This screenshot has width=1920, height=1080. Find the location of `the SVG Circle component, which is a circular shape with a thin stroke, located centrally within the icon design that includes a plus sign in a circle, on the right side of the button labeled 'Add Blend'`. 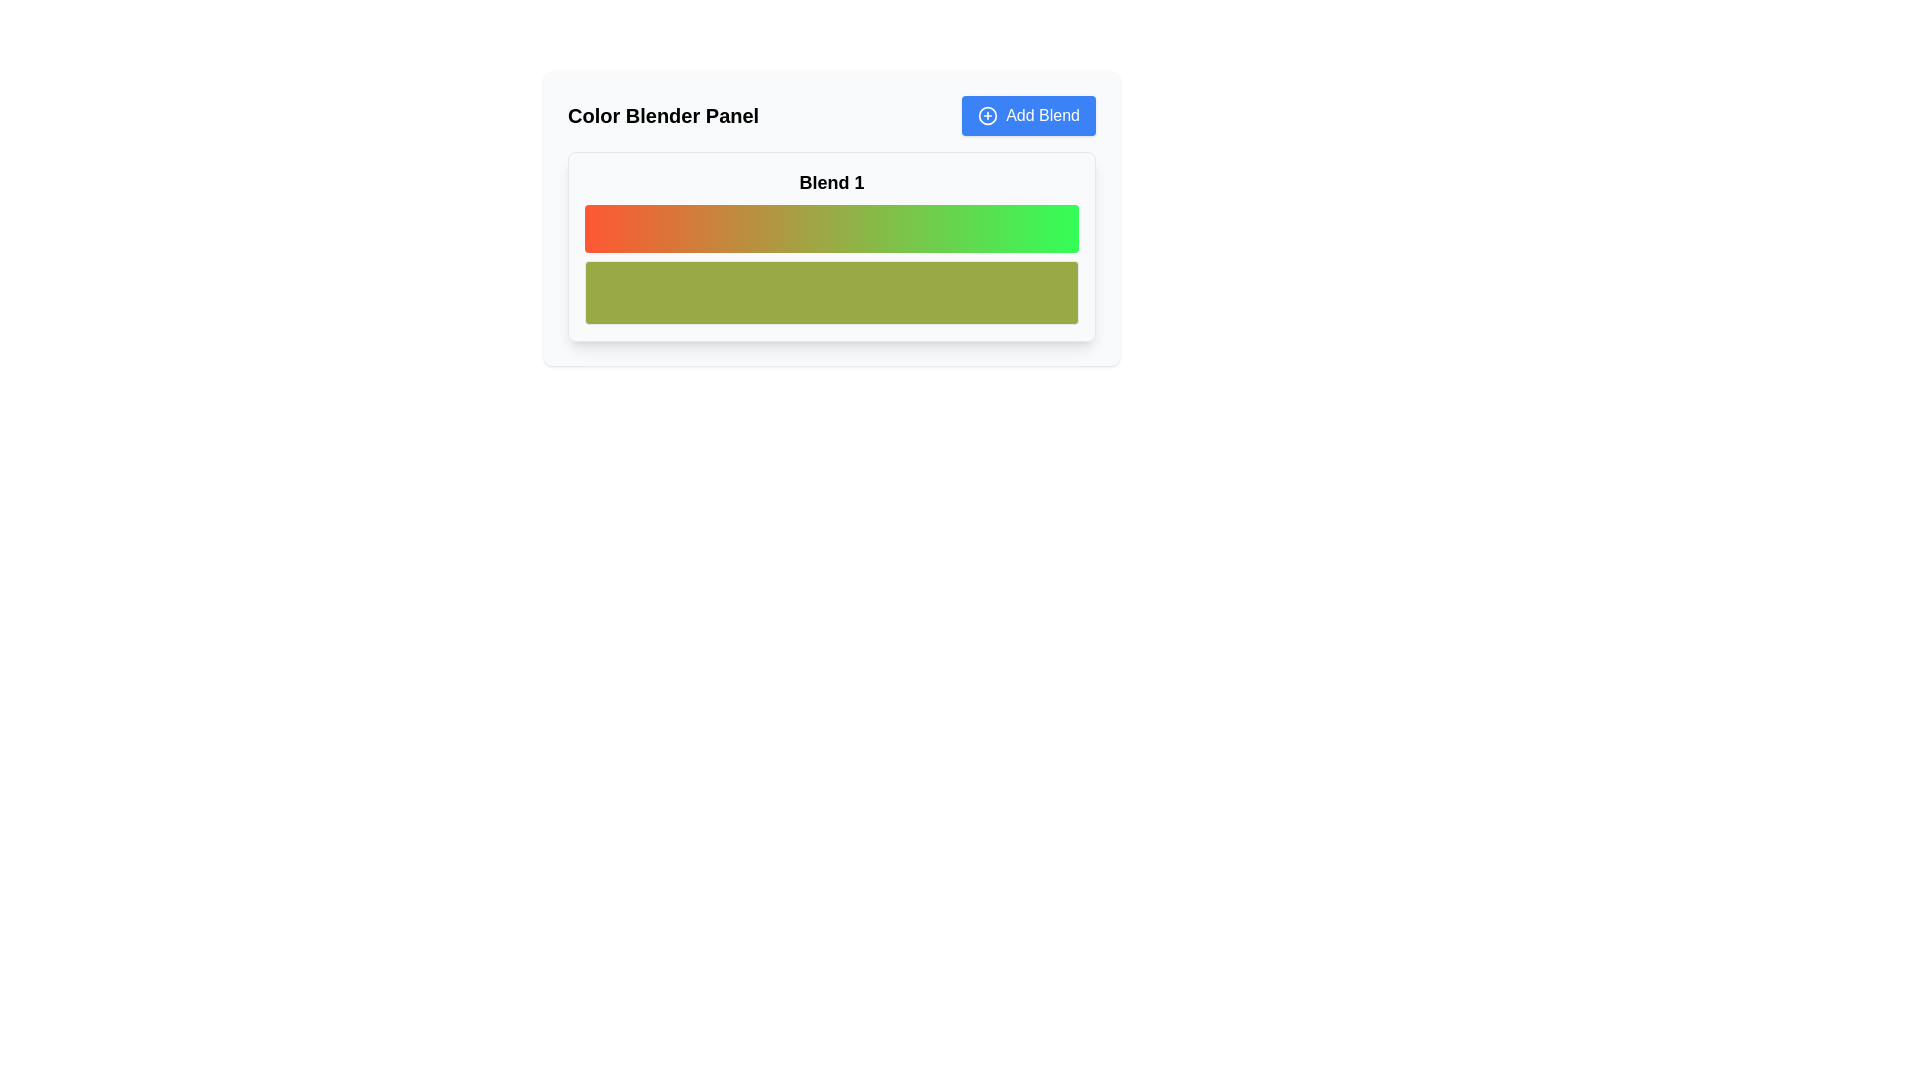

the SVG Circle component, which is a circular shape with a thin stroke, located centrally within the icon design that includes a plus sign in a circle, on the right side of the button labeled 'Add Blend' is located at coordinates (988, 115).